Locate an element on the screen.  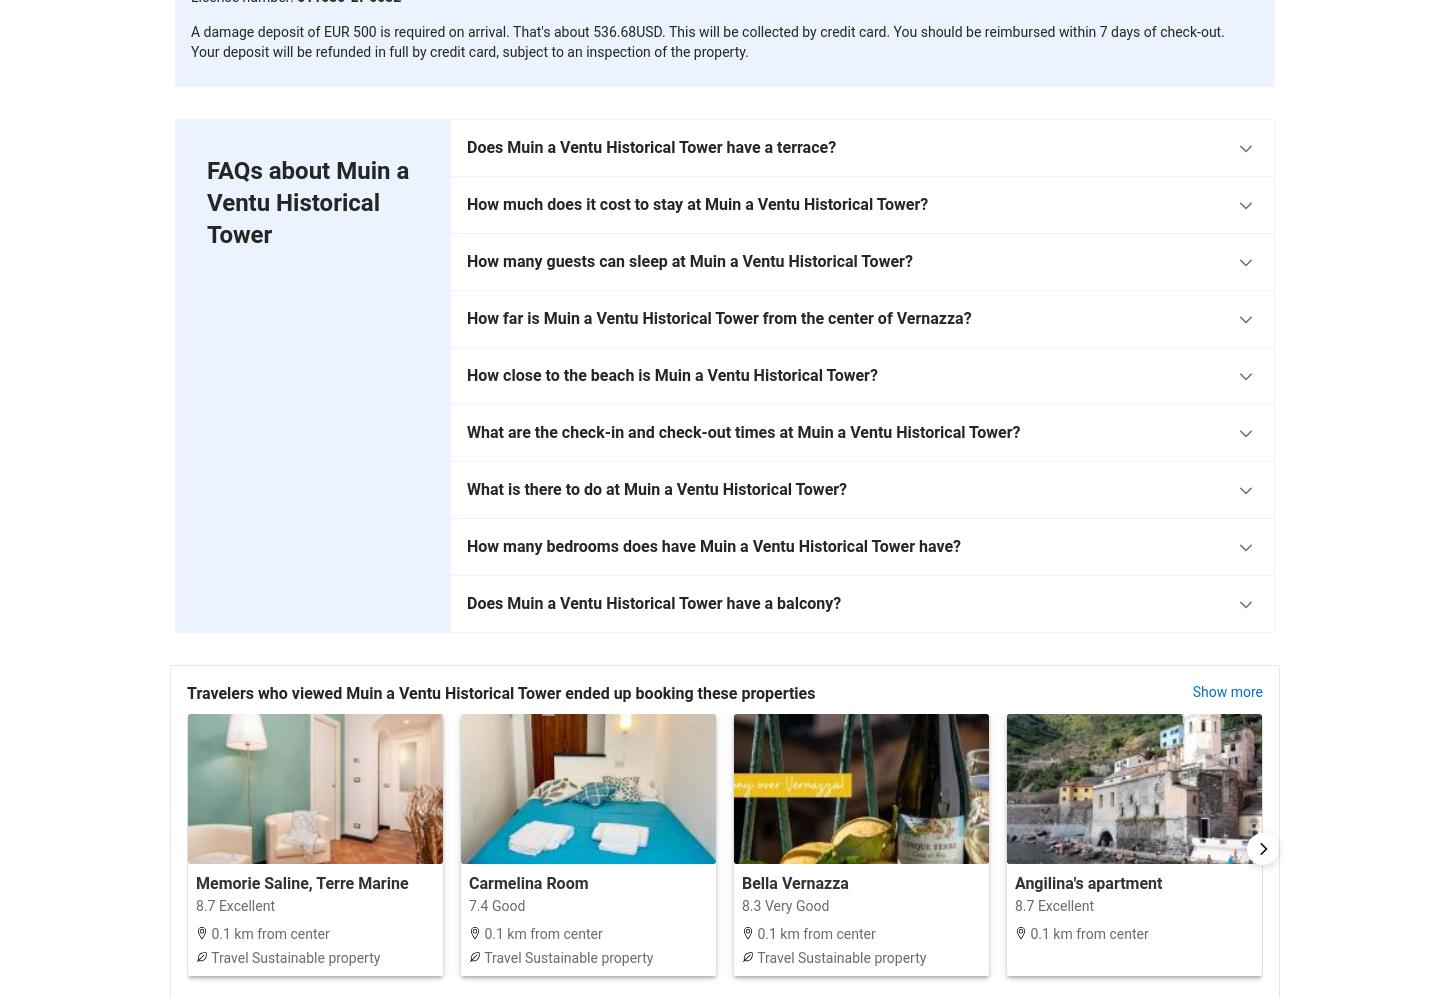
'How many guests can sleep at Muin a Ventu Historical Tower?' is located at coordinates (466, 259).